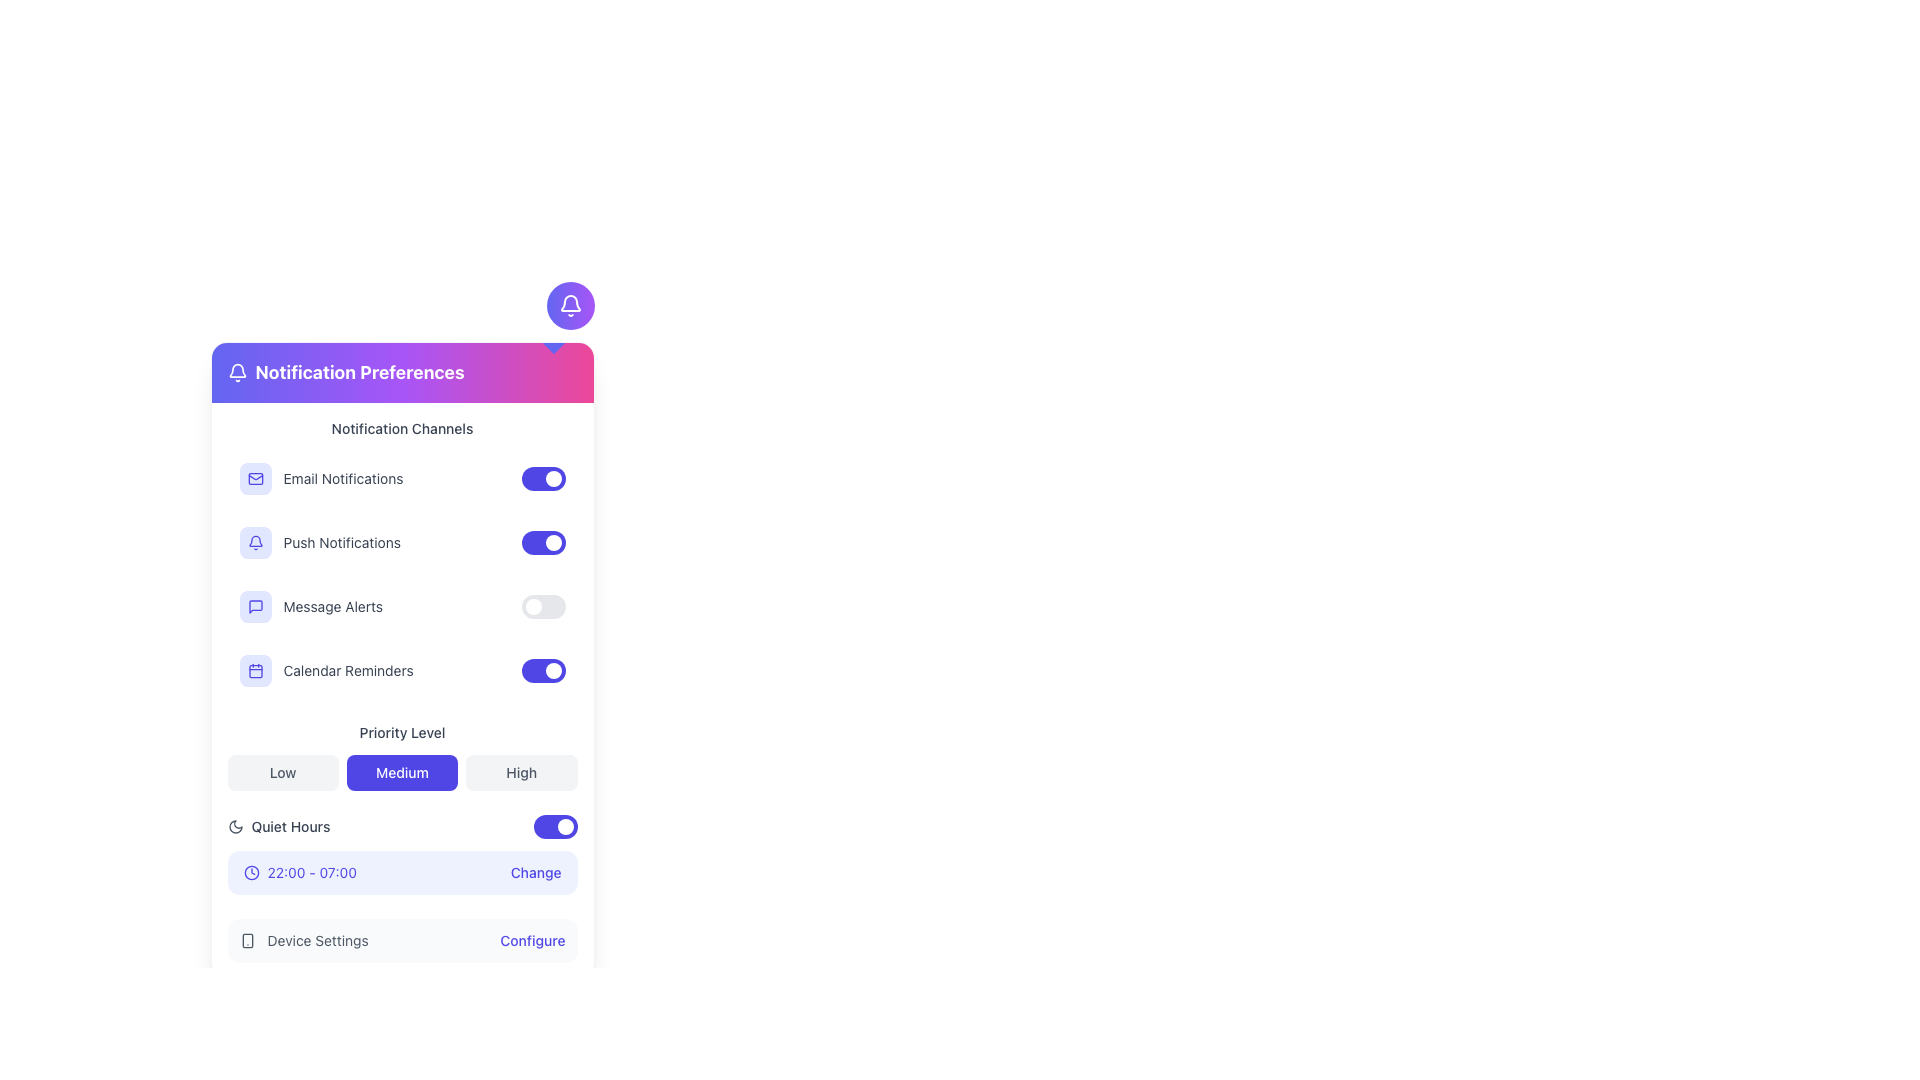 The width and height of the screenshot is (1920, 1080). I want to click on the toggle switch for the 'Push Notifications' setting item to switch its state, so click(401, 543).